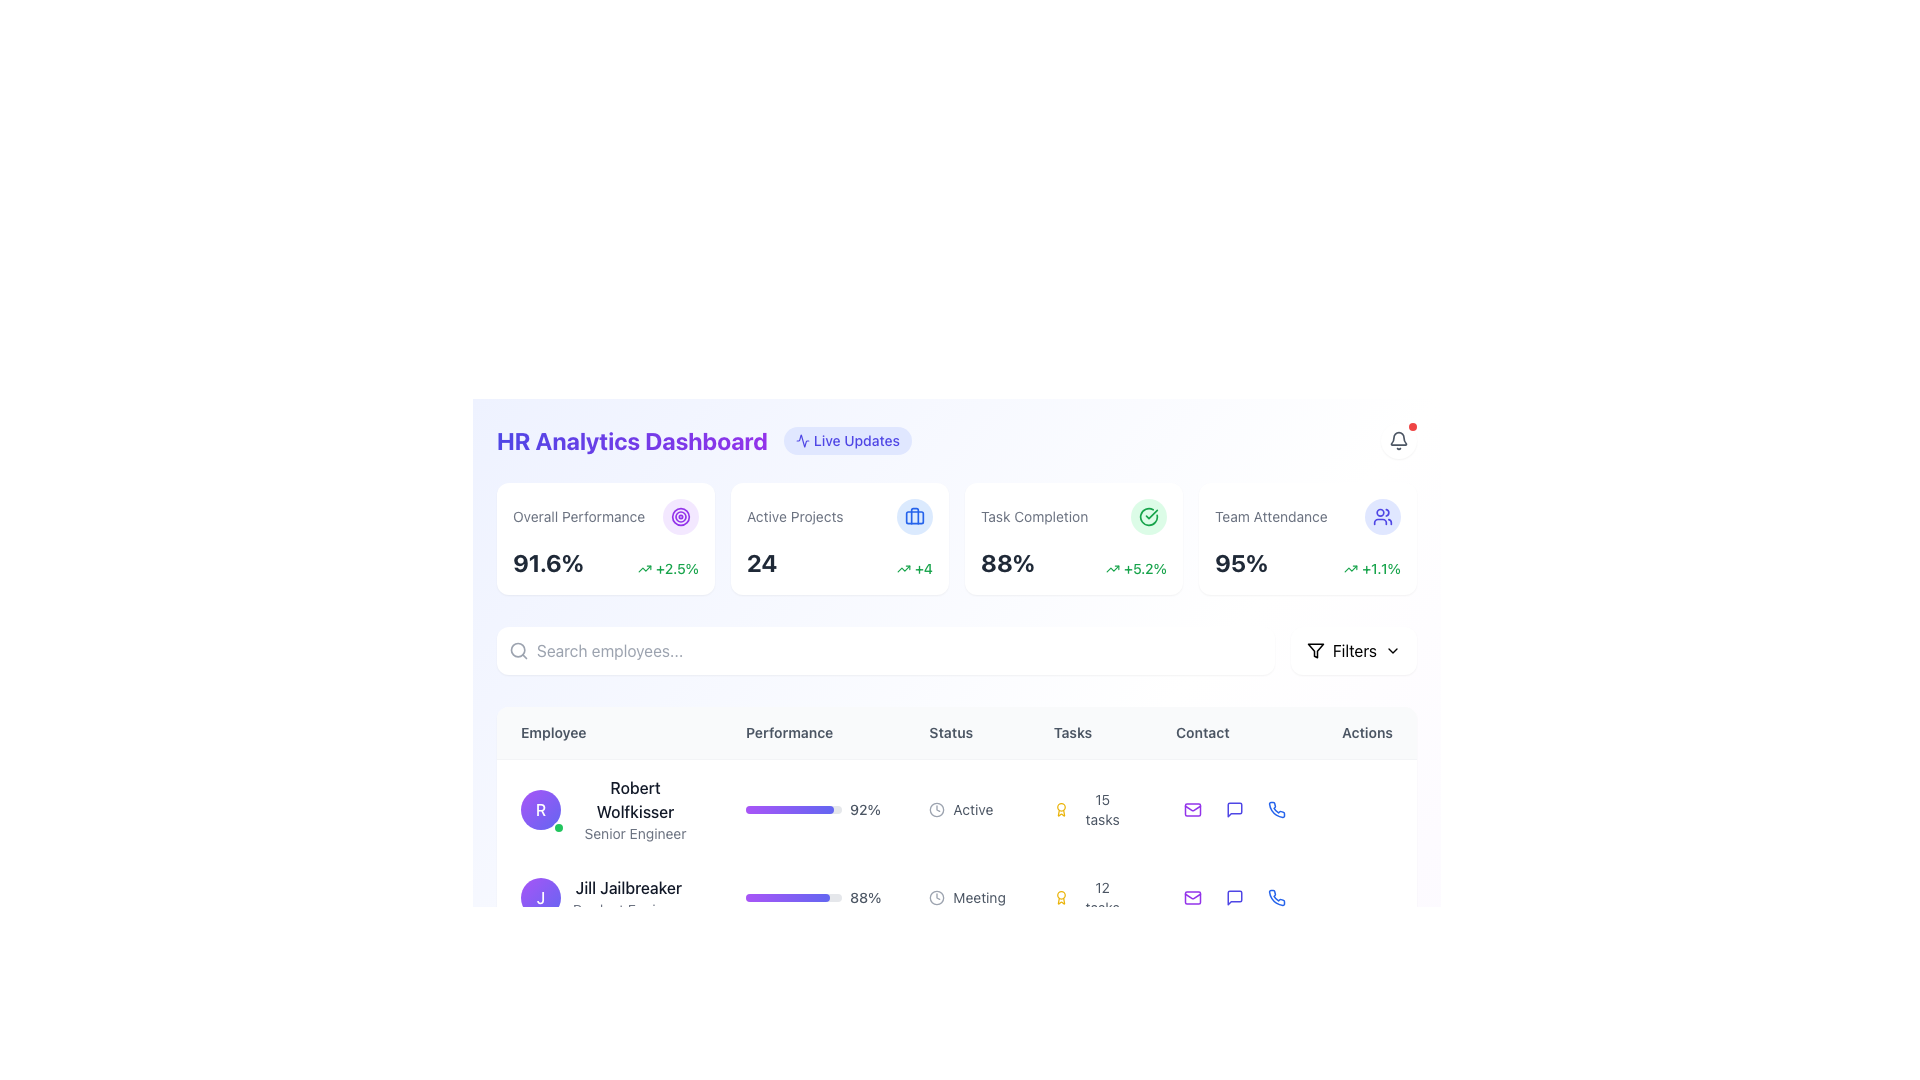  What do you see at coordinates (1234, 810) in the screenshot?
I see `the second button in the contact row for the employee Robert Wolfkisser, located in the Contact column` at bounding box center [1234, 810].